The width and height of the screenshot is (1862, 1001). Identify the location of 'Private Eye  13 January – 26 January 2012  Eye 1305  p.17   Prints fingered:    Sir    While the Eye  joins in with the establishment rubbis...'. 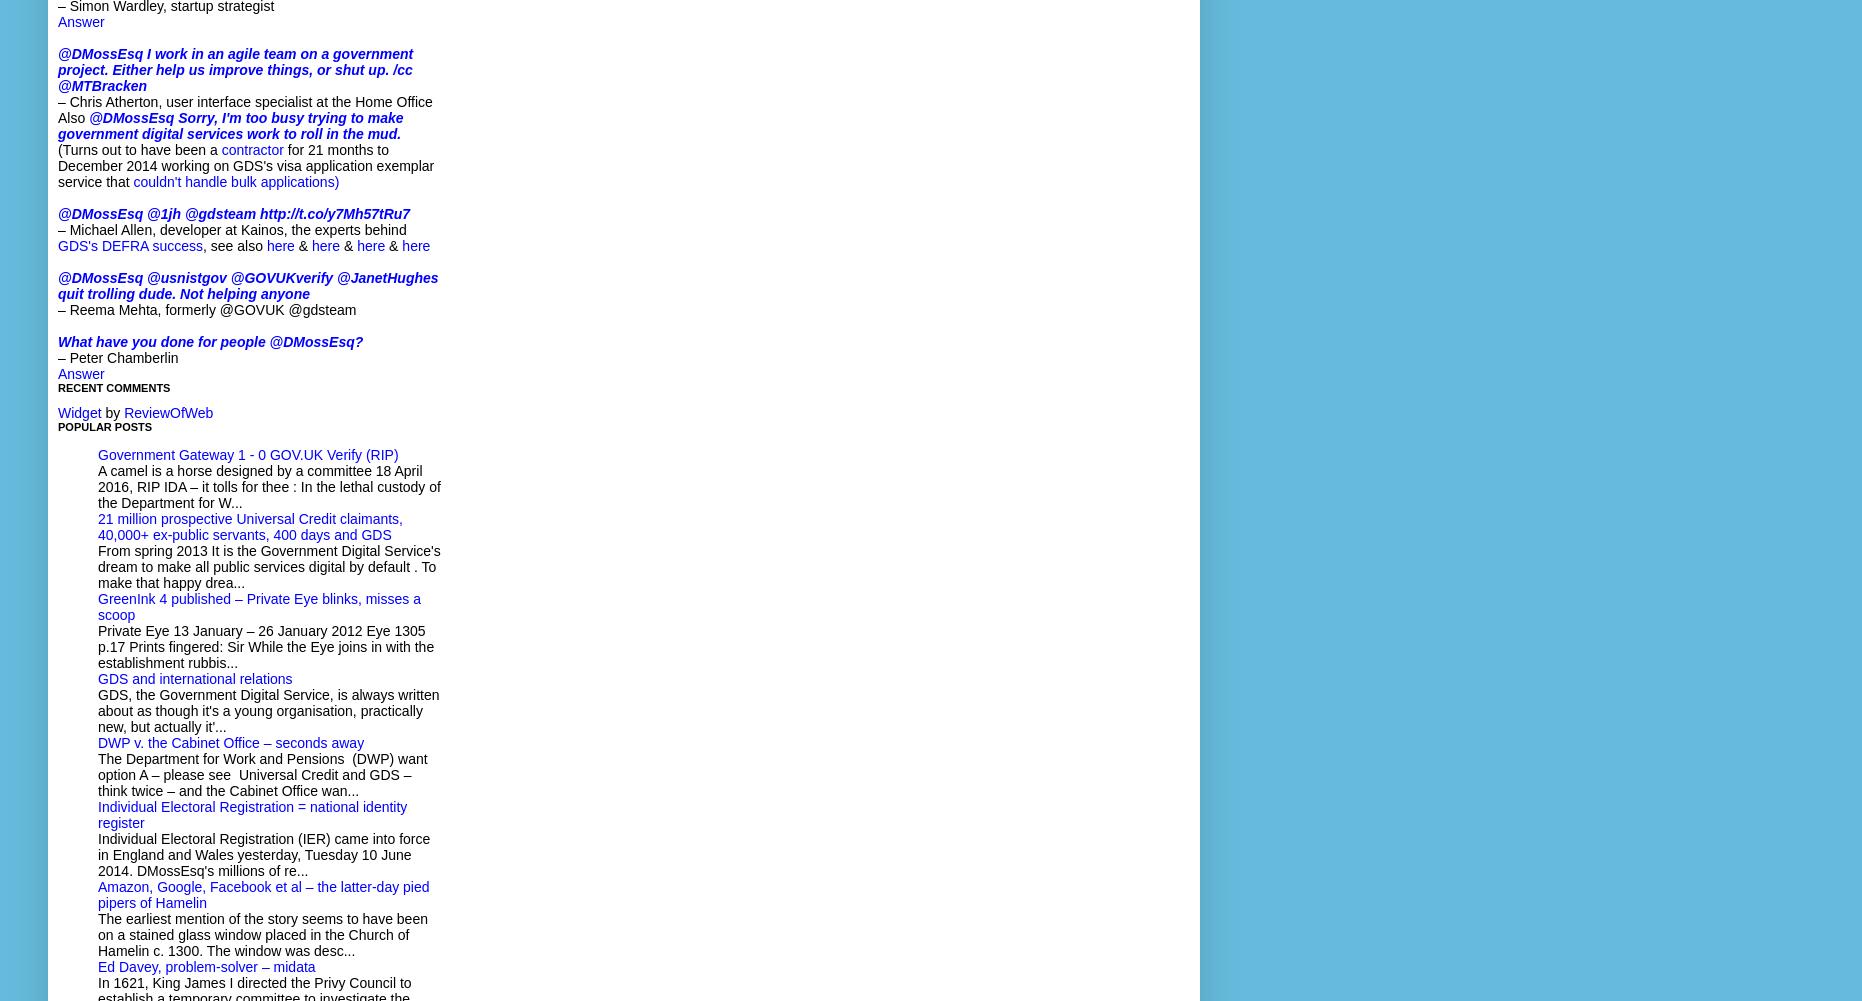
(266, 646).